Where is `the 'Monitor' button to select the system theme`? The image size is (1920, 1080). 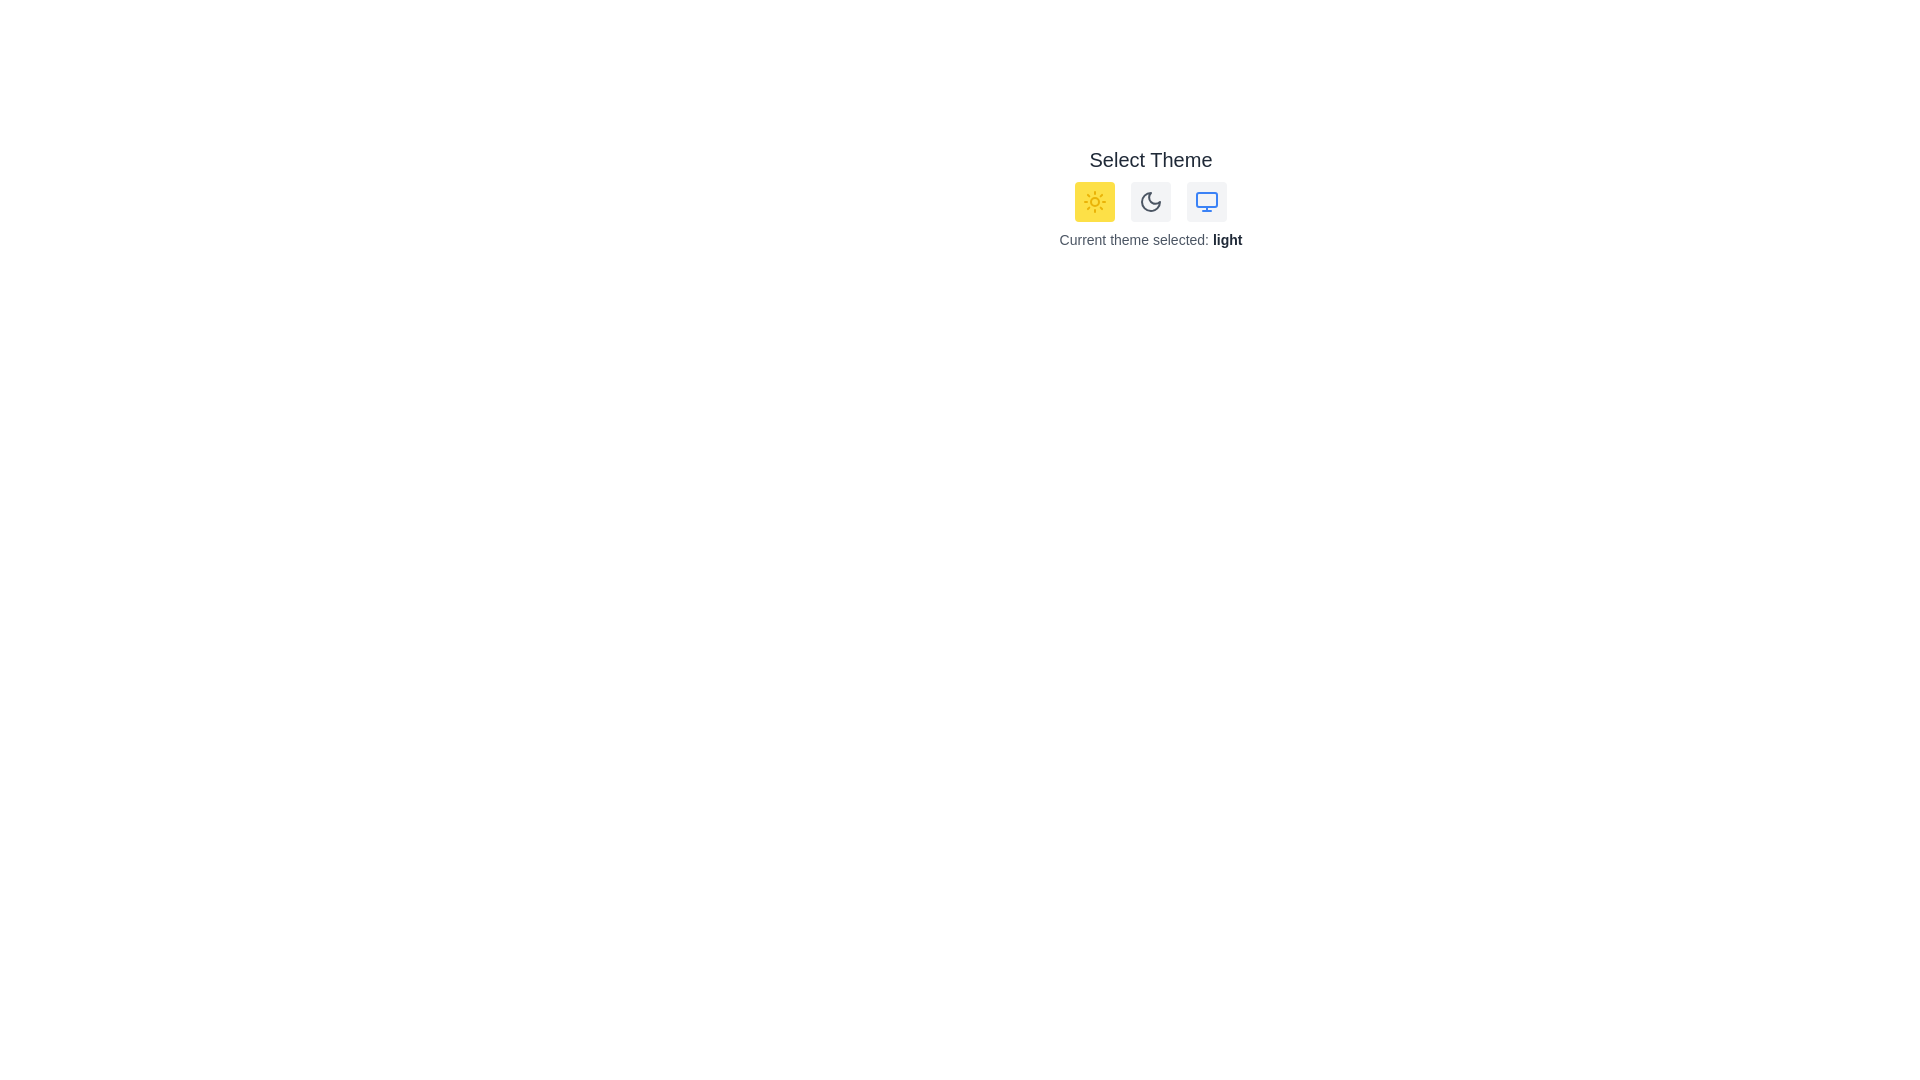 the 'Monitor' button to select the system theme is located at coordinates (1205, 201).